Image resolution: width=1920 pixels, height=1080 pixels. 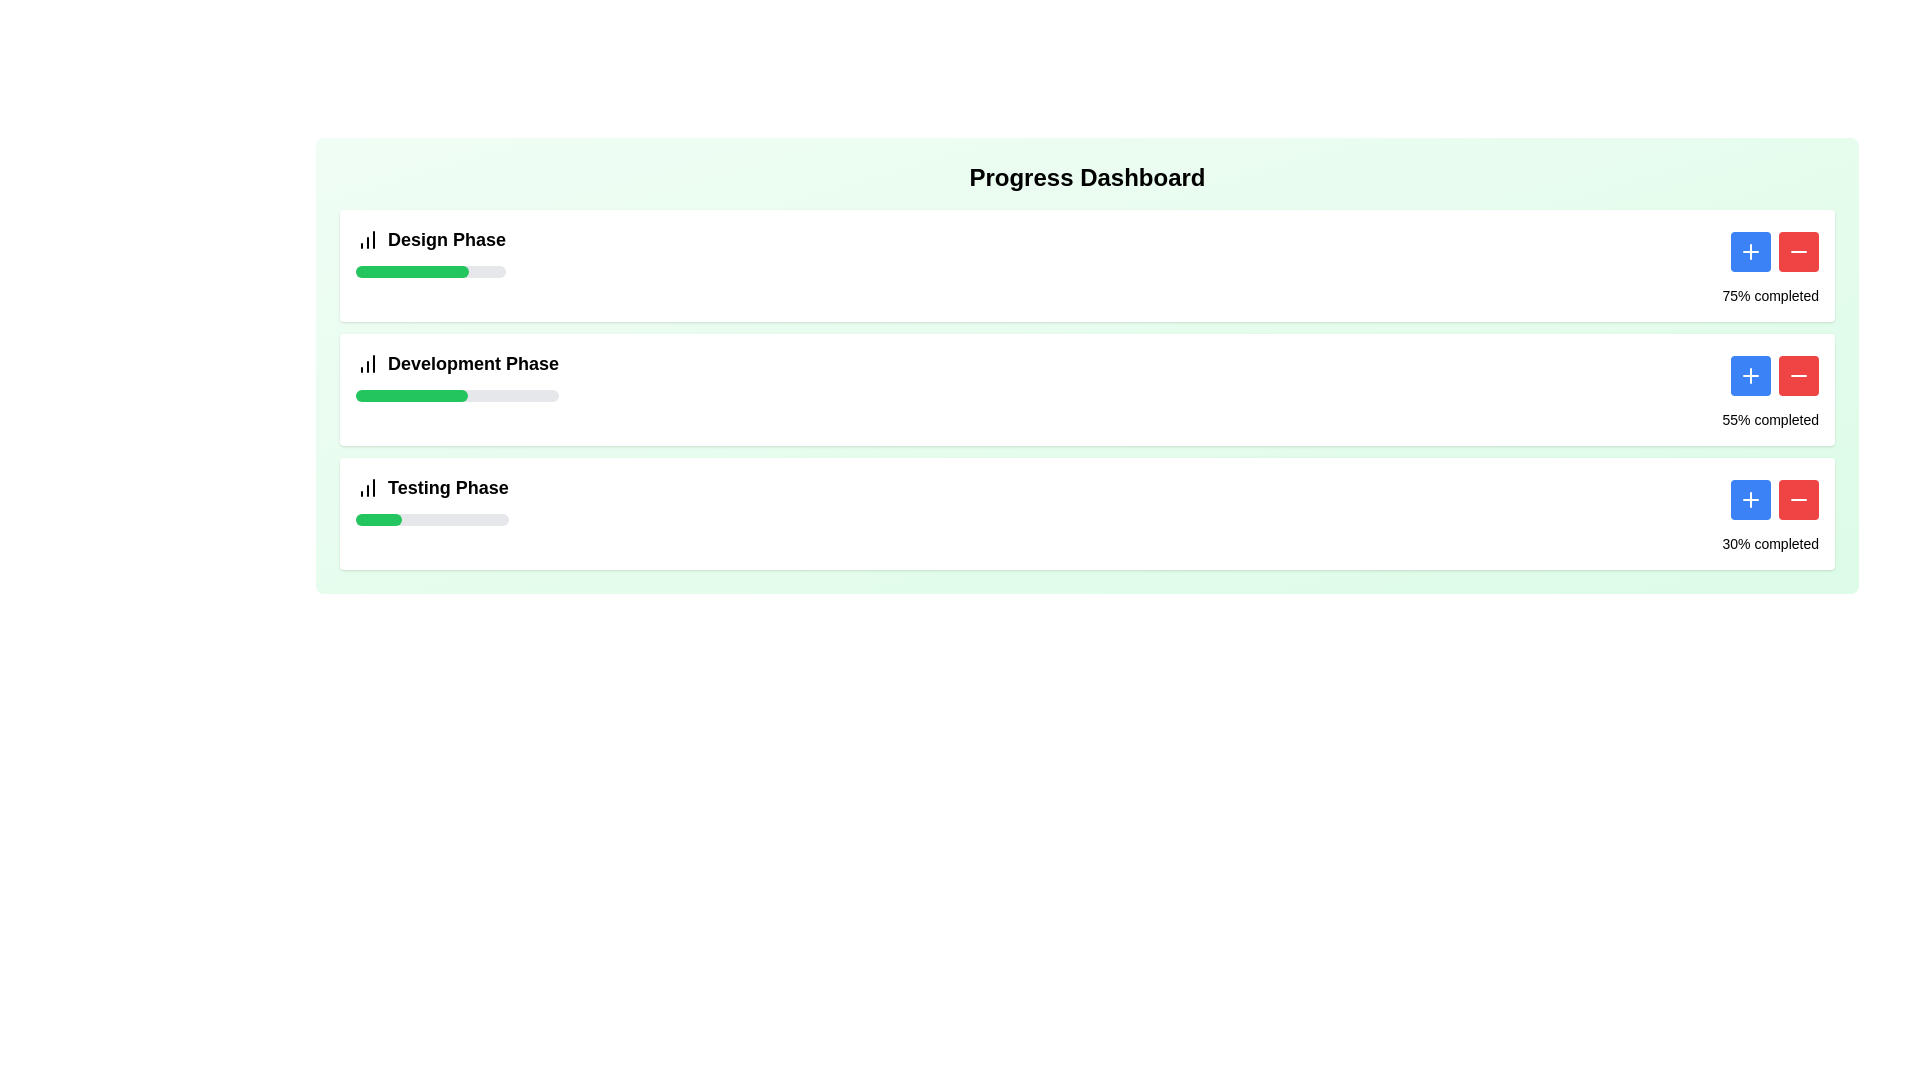 What do you see at coordinates (456, 396) in the screenshot?
I see `the completion percentage represented by the middle progress bar in the 'Development Phase' section, located directly below the 'Development Phase' label` at bounding box center [456, 396].